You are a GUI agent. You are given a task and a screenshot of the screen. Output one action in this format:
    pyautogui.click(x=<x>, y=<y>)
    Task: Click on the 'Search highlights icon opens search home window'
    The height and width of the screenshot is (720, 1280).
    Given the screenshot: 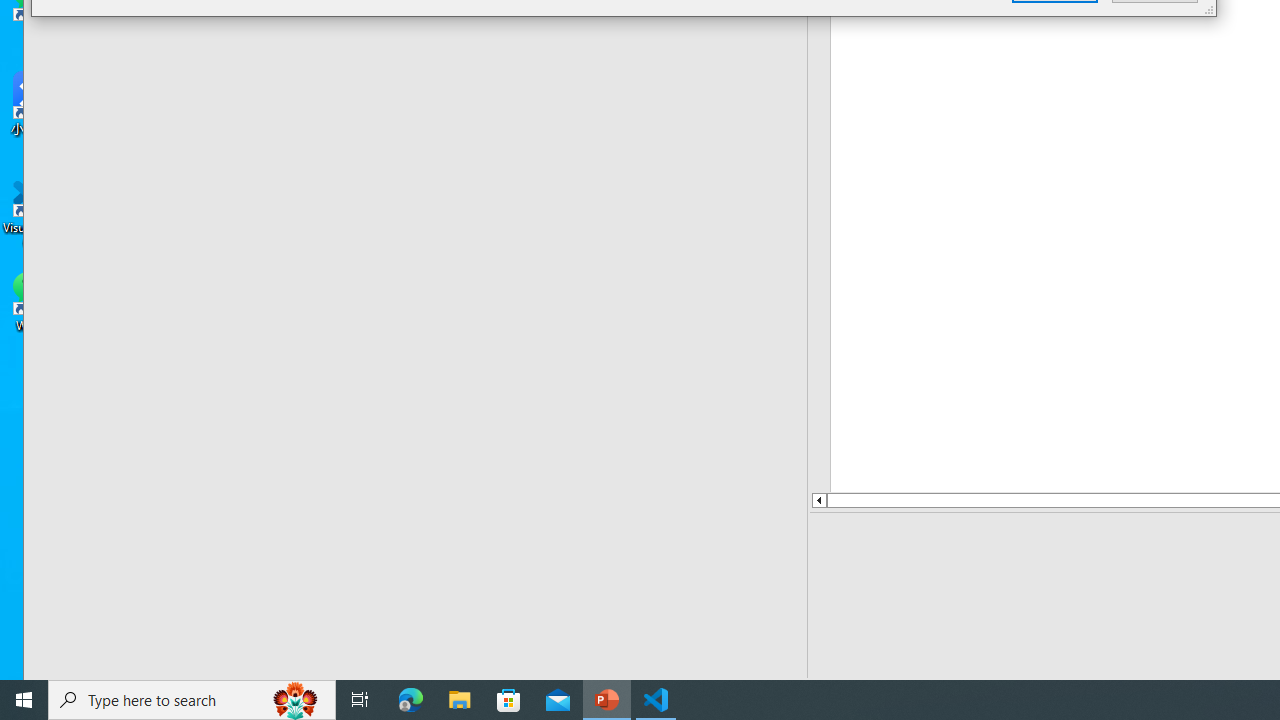 What is the action you would take?
    pyautogui.click(x=294, y=698)
    